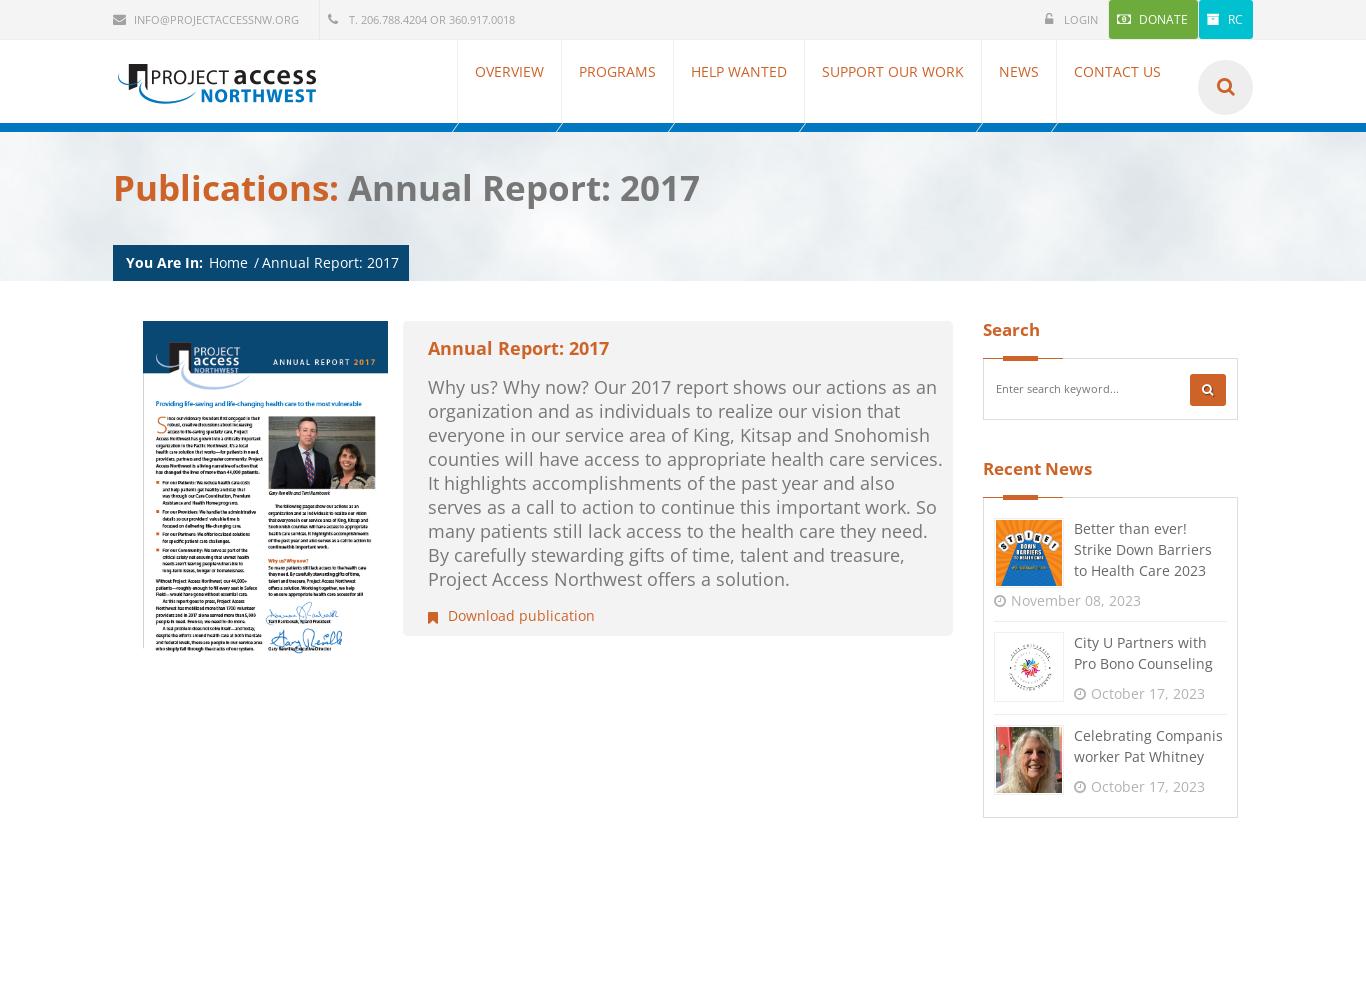 The image size is (1366, 1000). I want to click on 'Celebrating Companis worker Pat Whitney', so click(1148, 744).